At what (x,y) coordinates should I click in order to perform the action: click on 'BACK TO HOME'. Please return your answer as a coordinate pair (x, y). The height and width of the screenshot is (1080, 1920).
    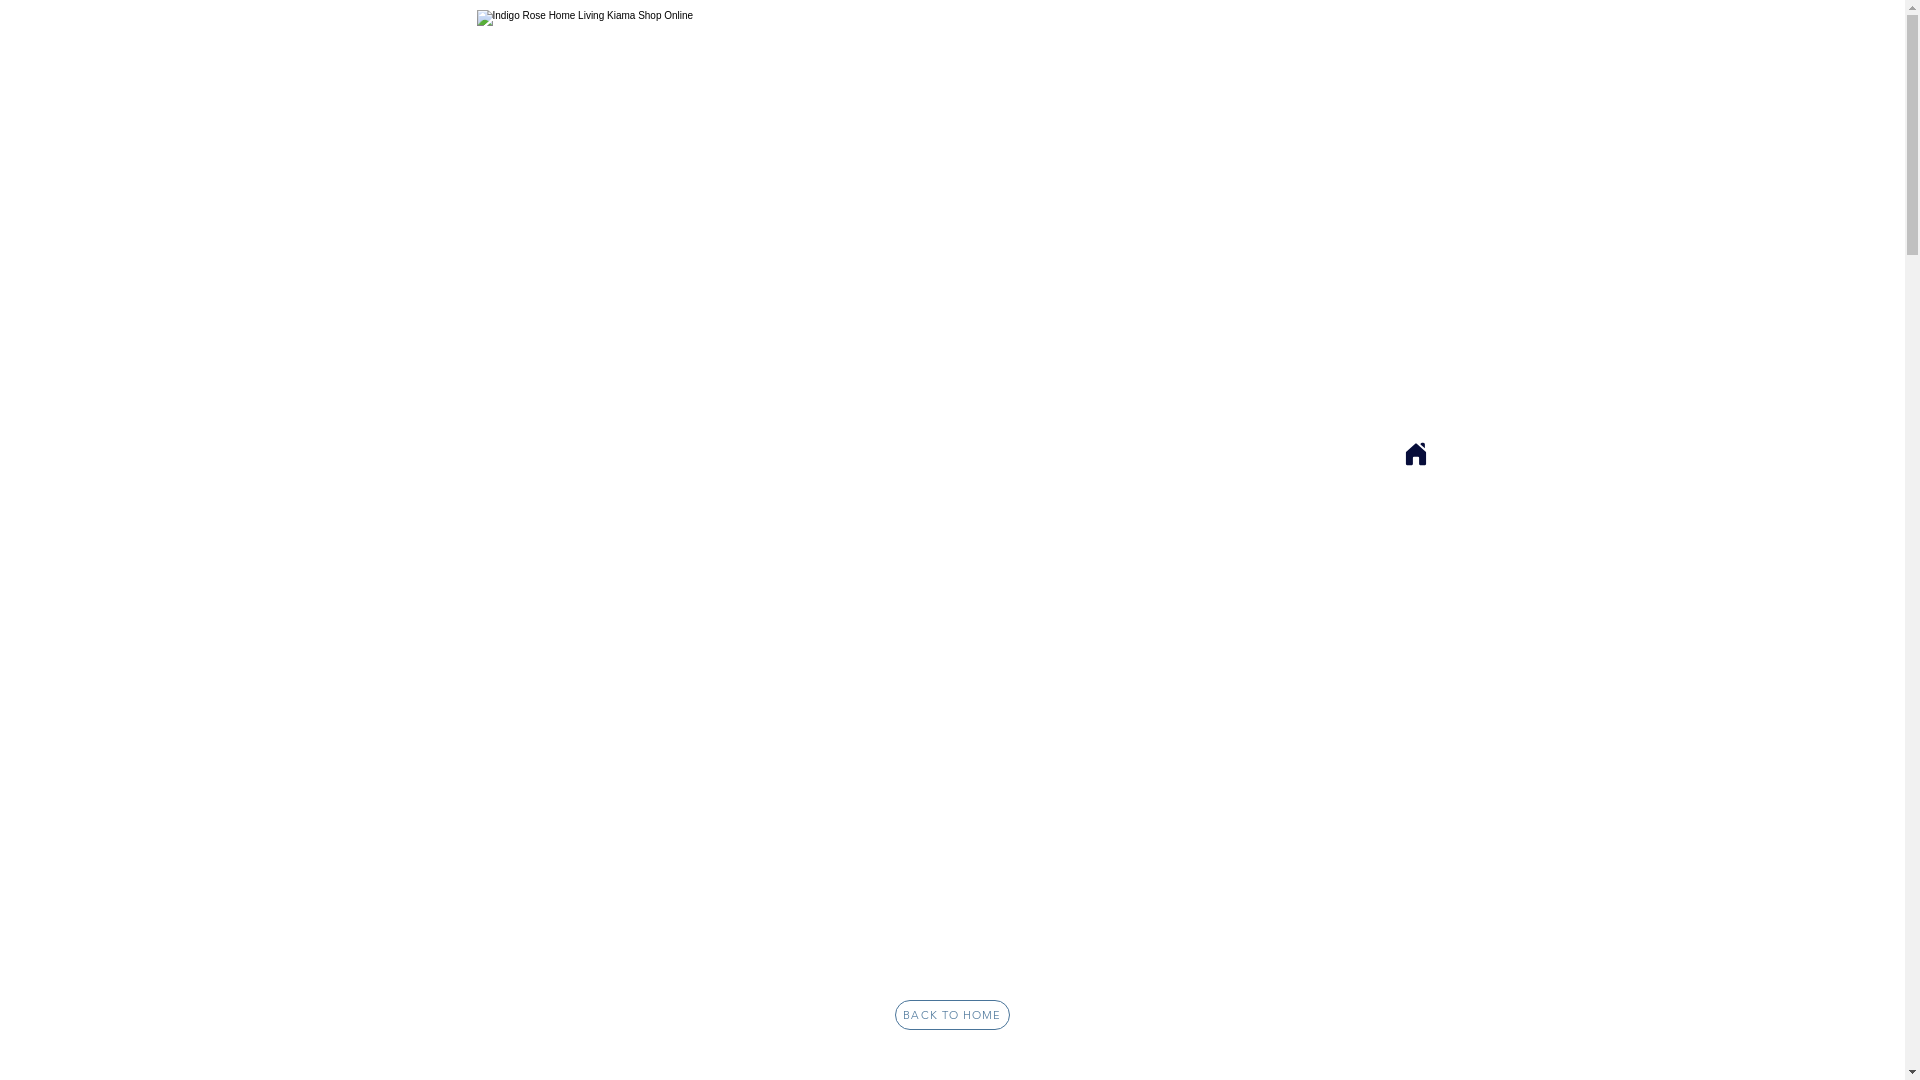
    Looking at the image, I should click on (893, 1014).